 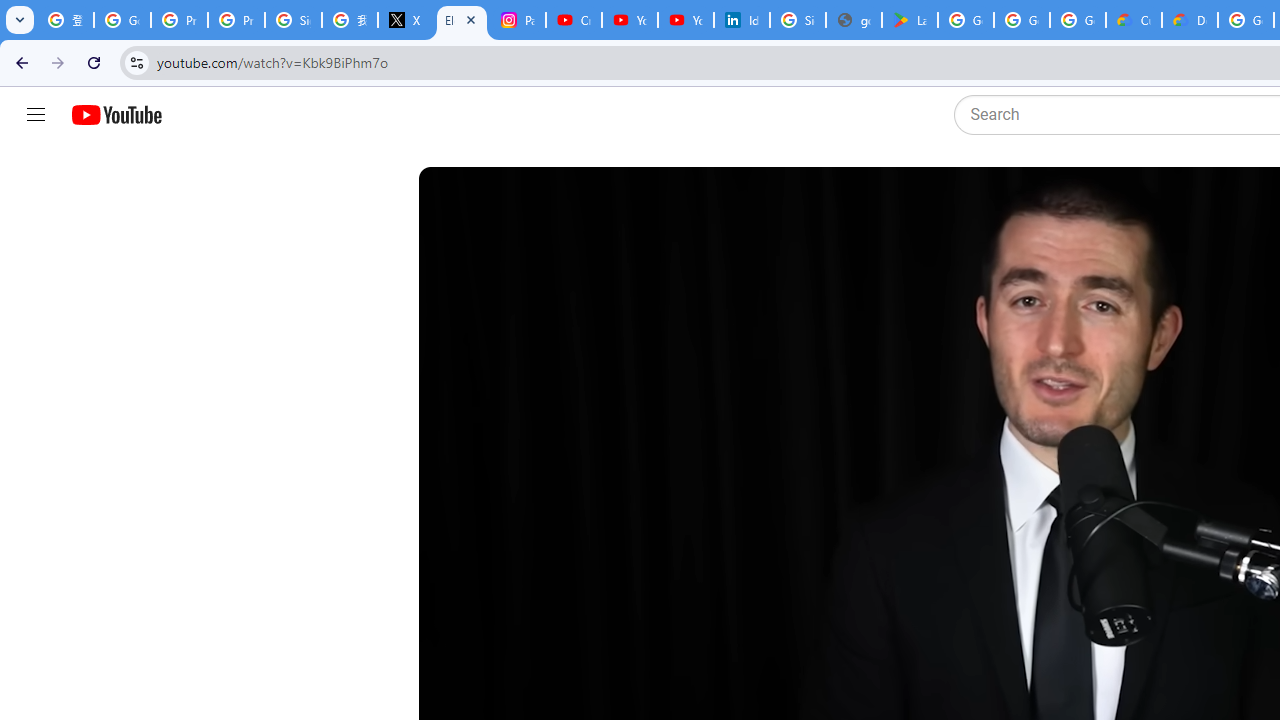 I want to click on 'Customer Care | Google Cloud', so click(x=1134, y=20).